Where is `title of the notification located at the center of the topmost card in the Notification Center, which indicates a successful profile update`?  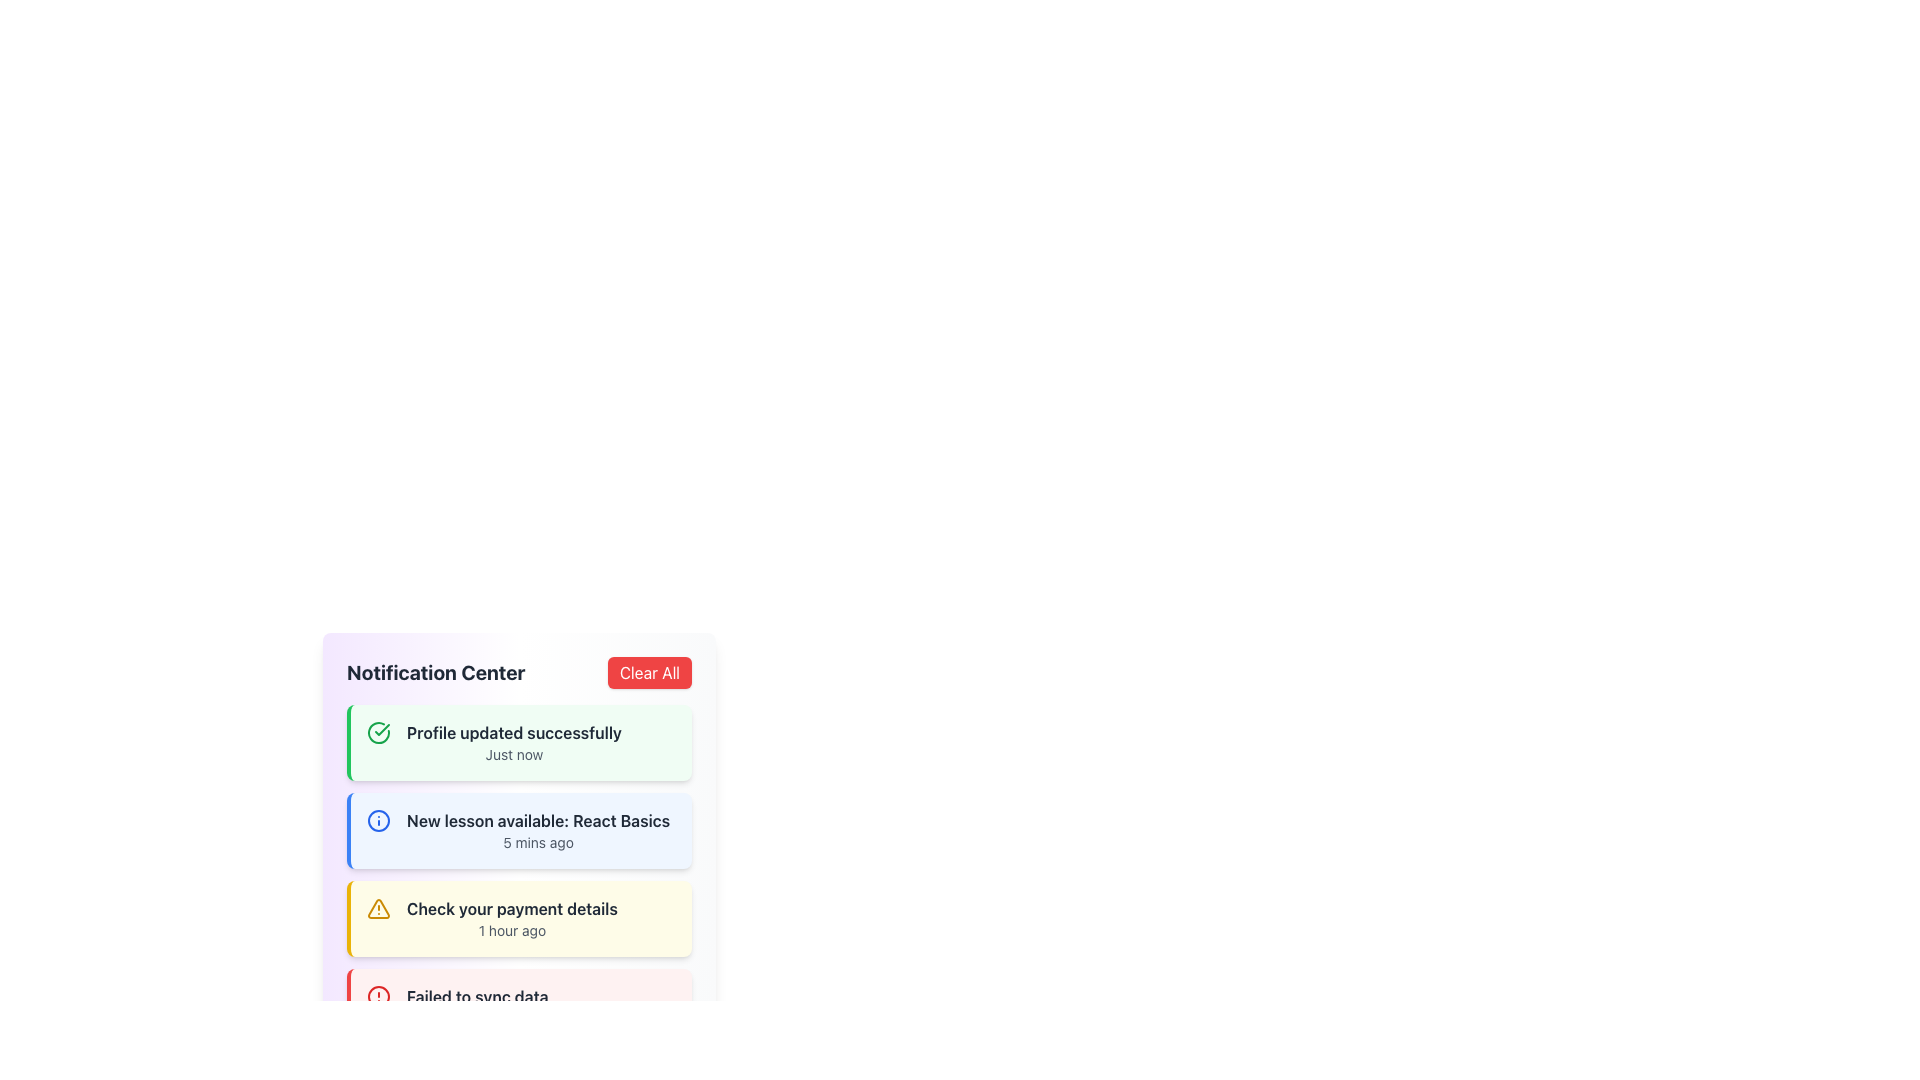 title of the notification located at the center of the topmost card in the Notification Center, which indicates a successful profile update is located at coordinates (514, 732).